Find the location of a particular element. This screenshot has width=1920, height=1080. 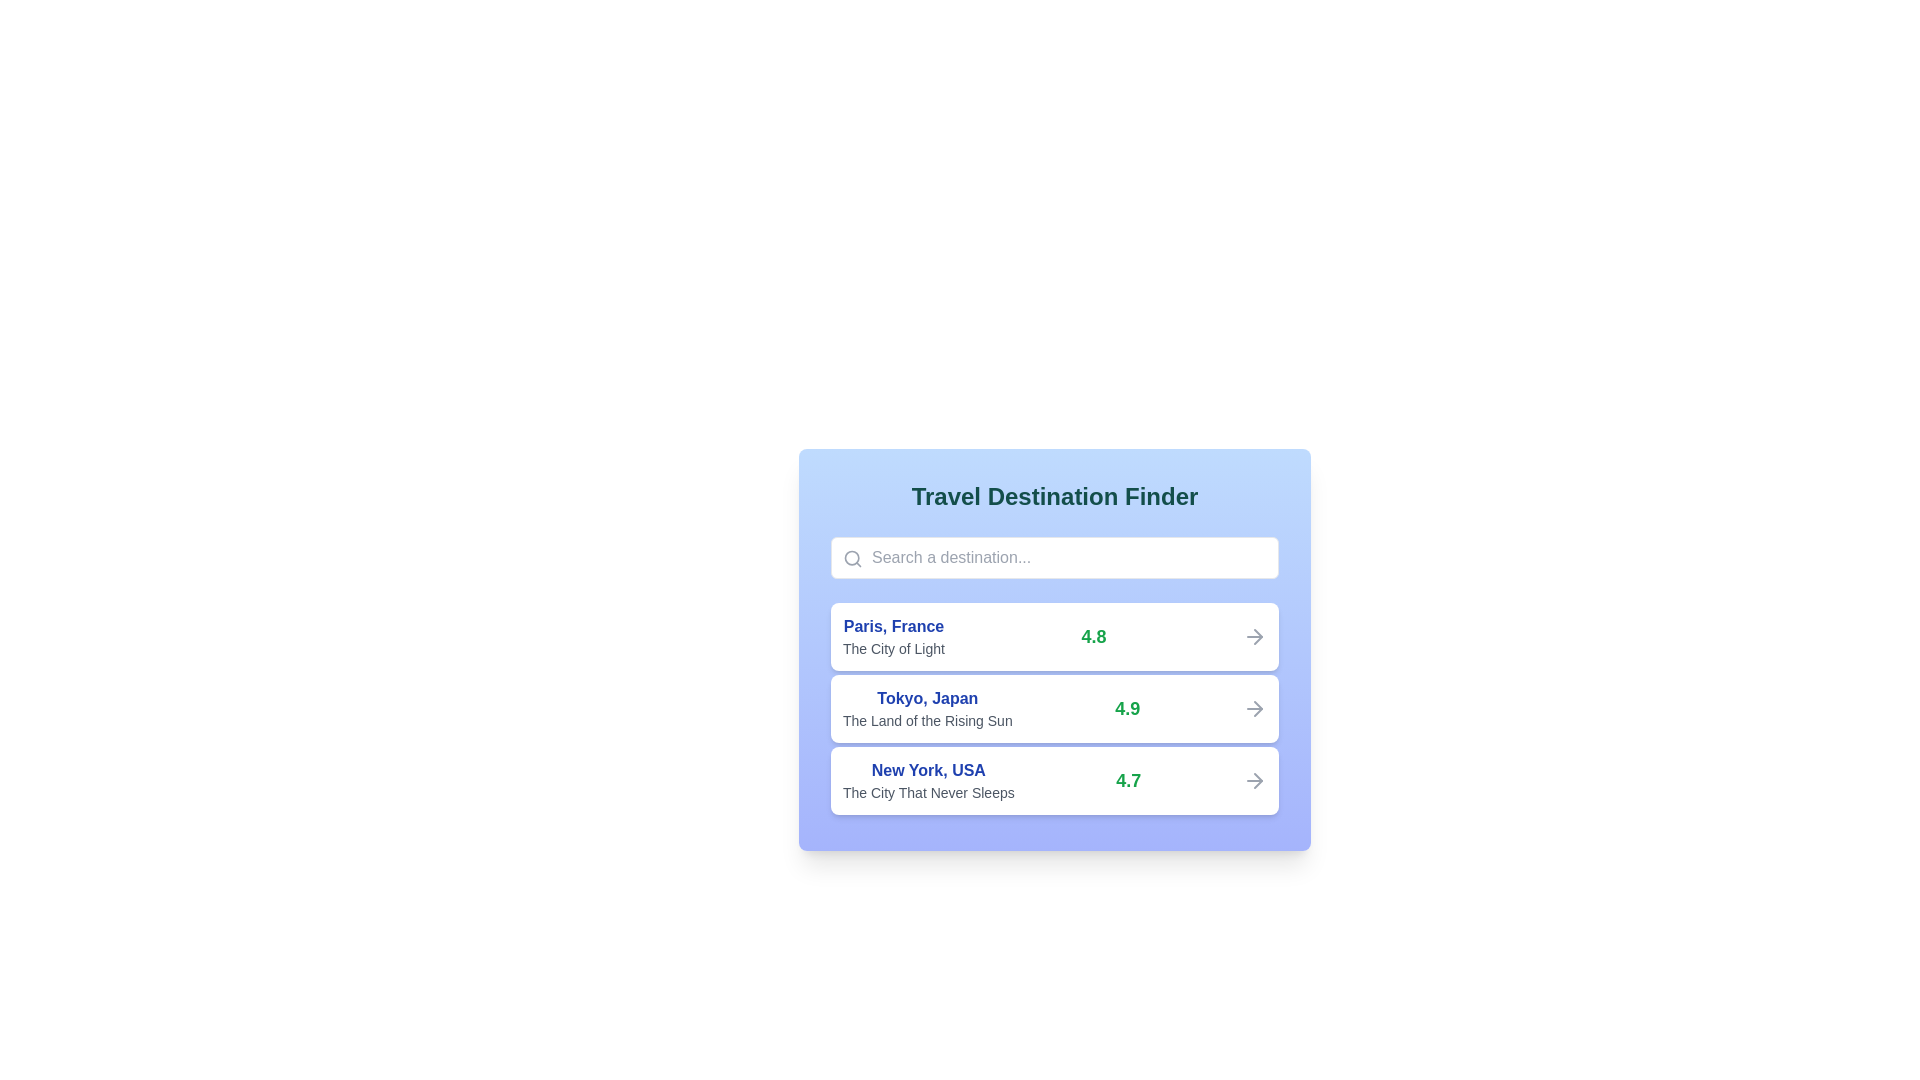

the text element displaying the rating '4.7' in bold green font, which is aligned to the right of the destination title 'New York, USA.' is located at coordinates (1128, 779).